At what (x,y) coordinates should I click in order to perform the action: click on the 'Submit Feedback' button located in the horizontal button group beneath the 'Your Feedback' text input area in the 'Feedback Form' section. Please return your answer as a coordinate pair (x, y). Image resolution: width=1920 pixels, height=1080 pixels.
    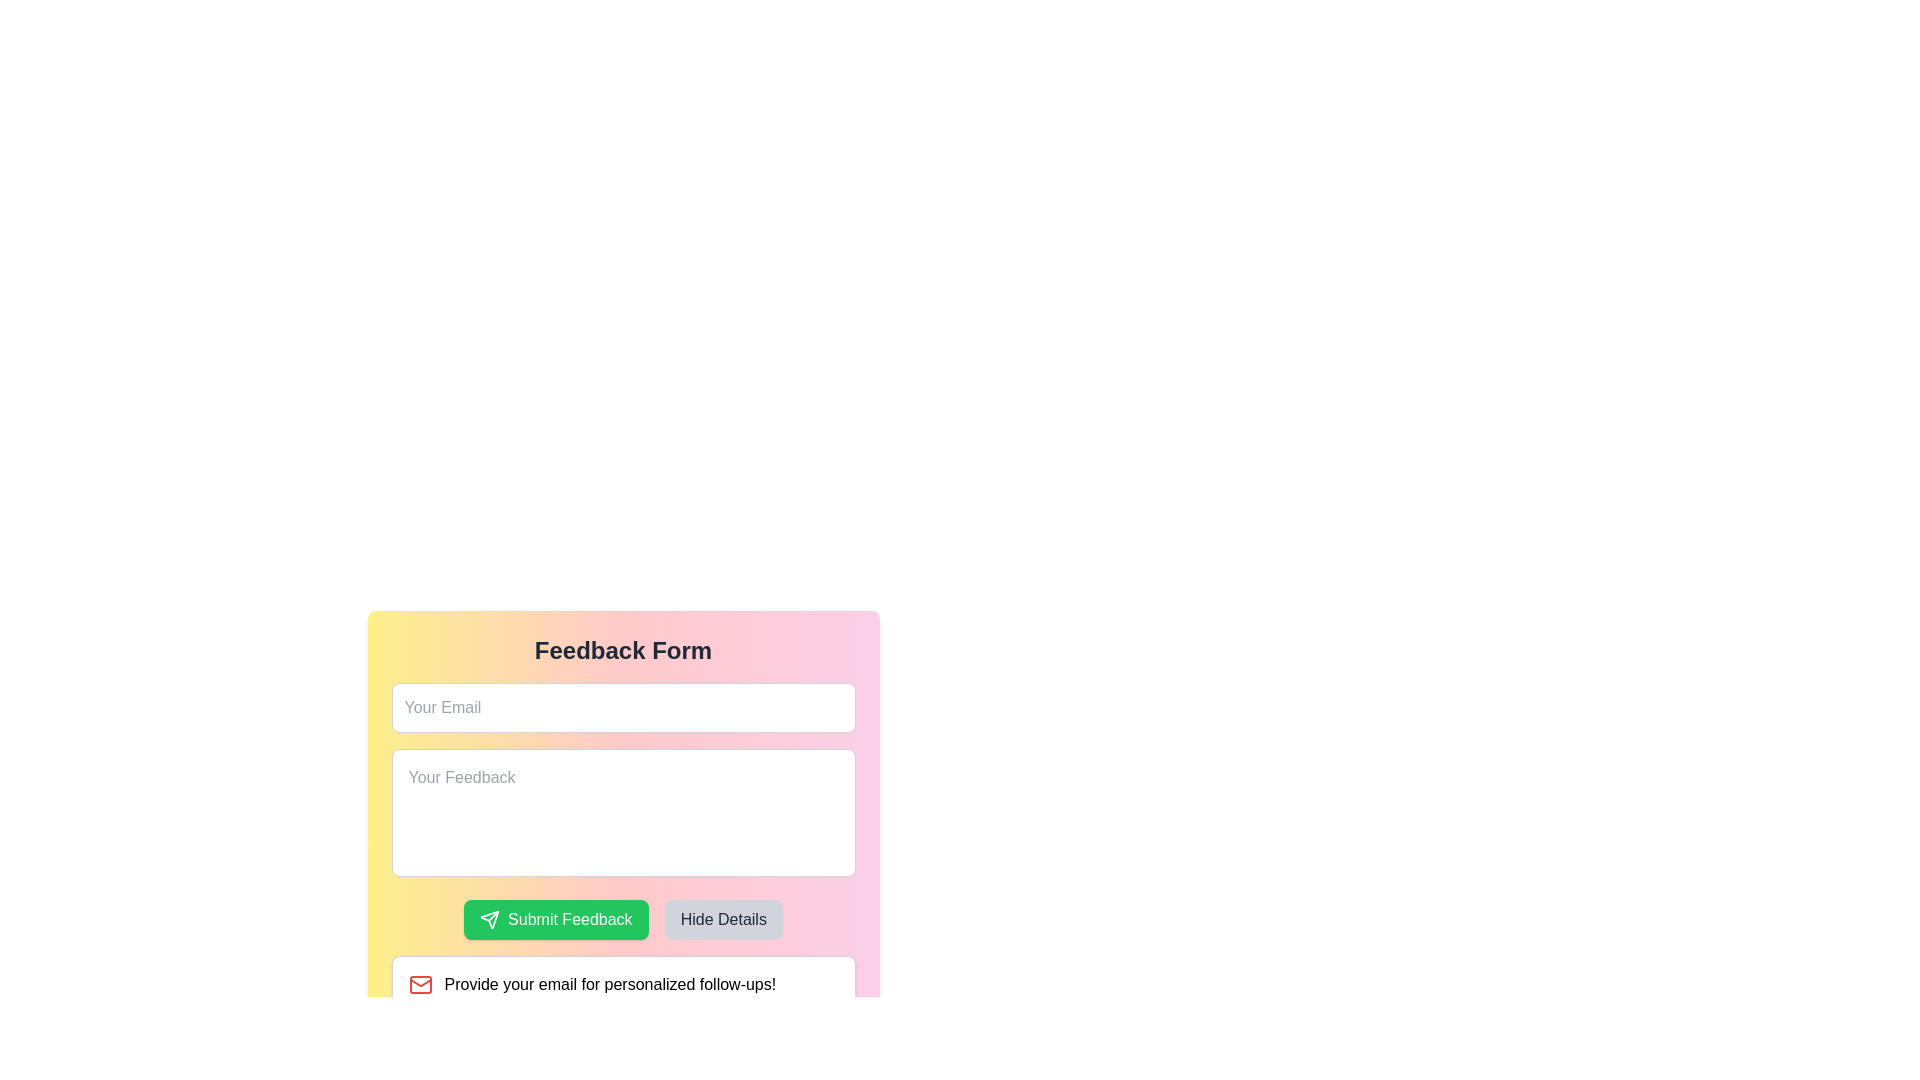
    Looking at the image, I should click on (622, 920).